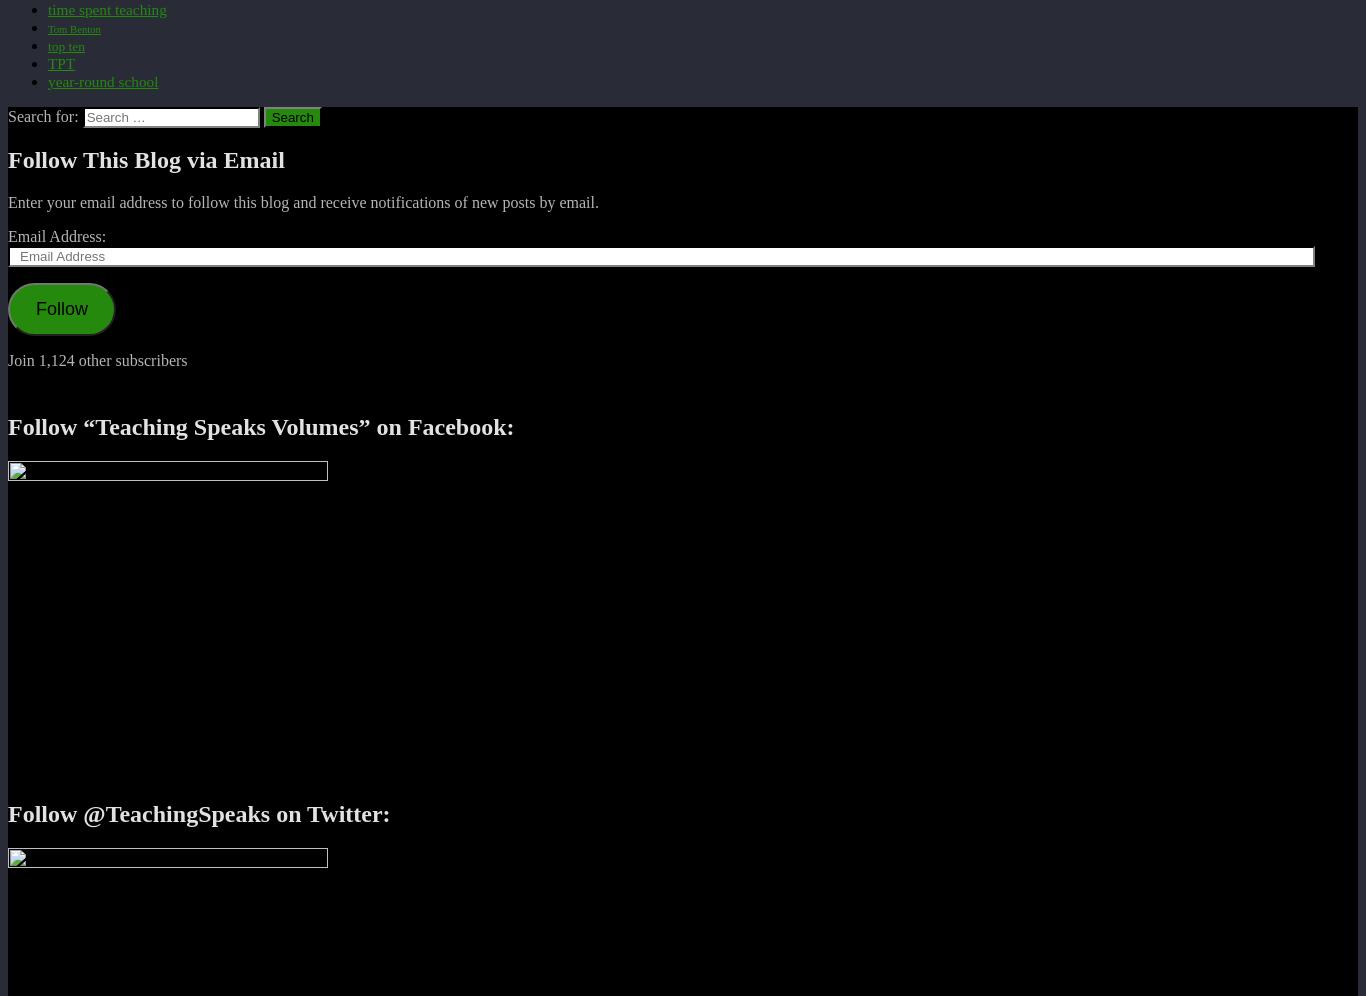 This screenshot has height=996, width=1366. Describe the element at coordinates (198, 813) in the screenshot. I see `'Follow @TeachingSpeaks on Twitter:'` at that location.